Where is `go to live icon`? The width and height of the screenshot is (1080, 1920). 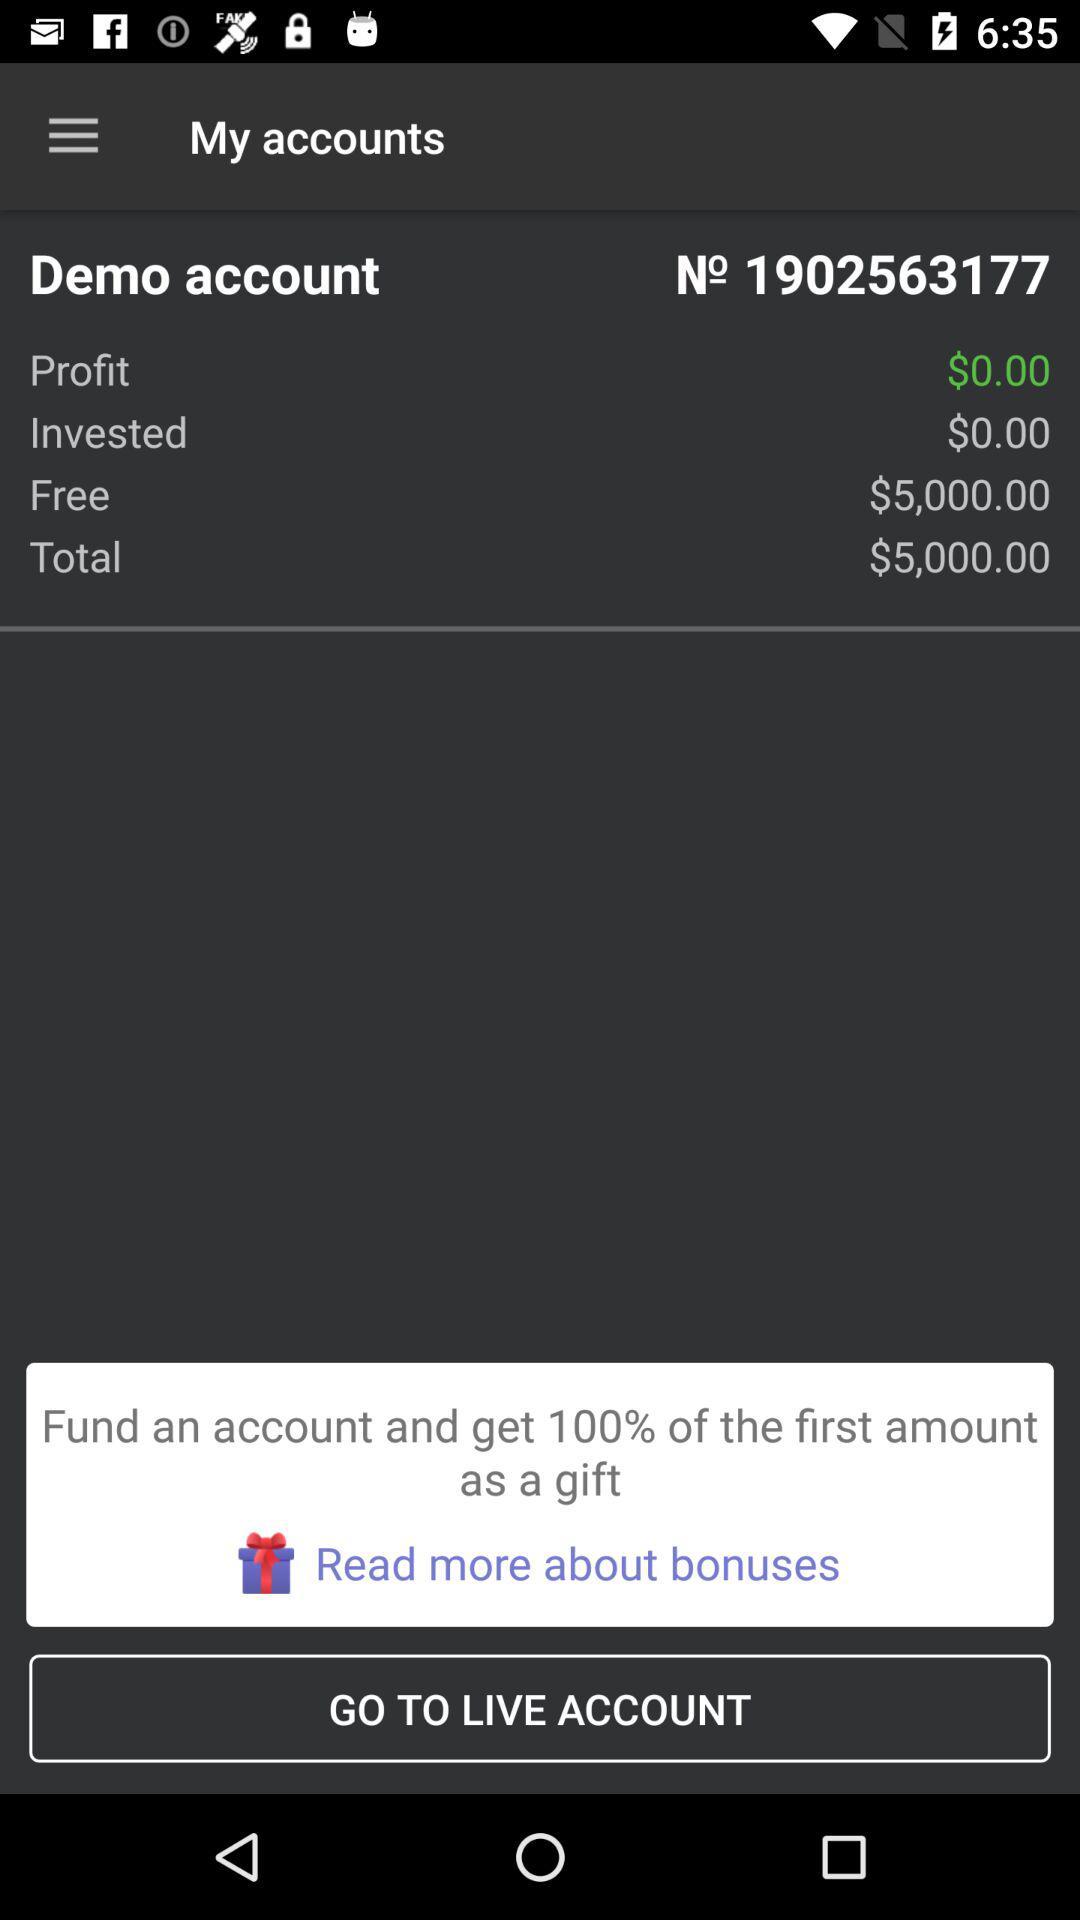 go to live icon is located at coordinates (540, 1707).